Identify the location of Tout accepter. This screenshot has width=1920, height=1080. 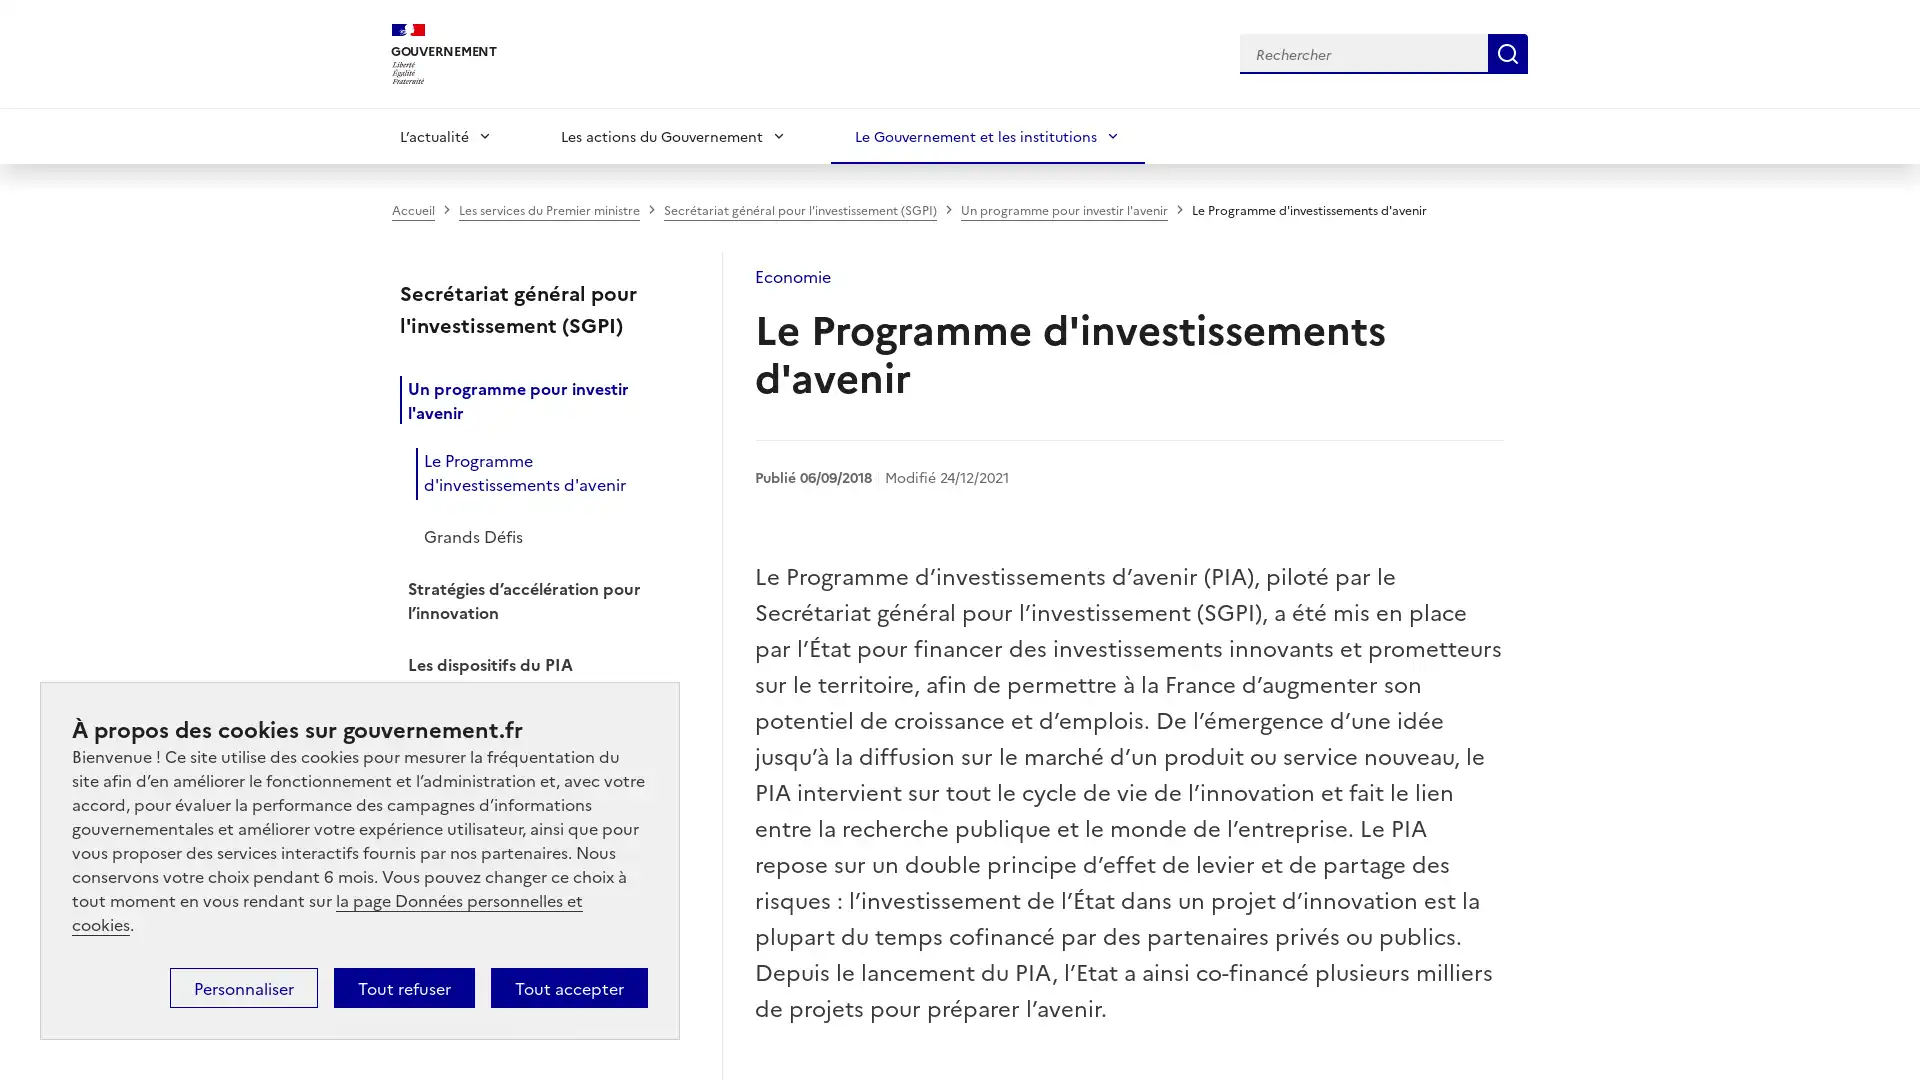
(568, 986).